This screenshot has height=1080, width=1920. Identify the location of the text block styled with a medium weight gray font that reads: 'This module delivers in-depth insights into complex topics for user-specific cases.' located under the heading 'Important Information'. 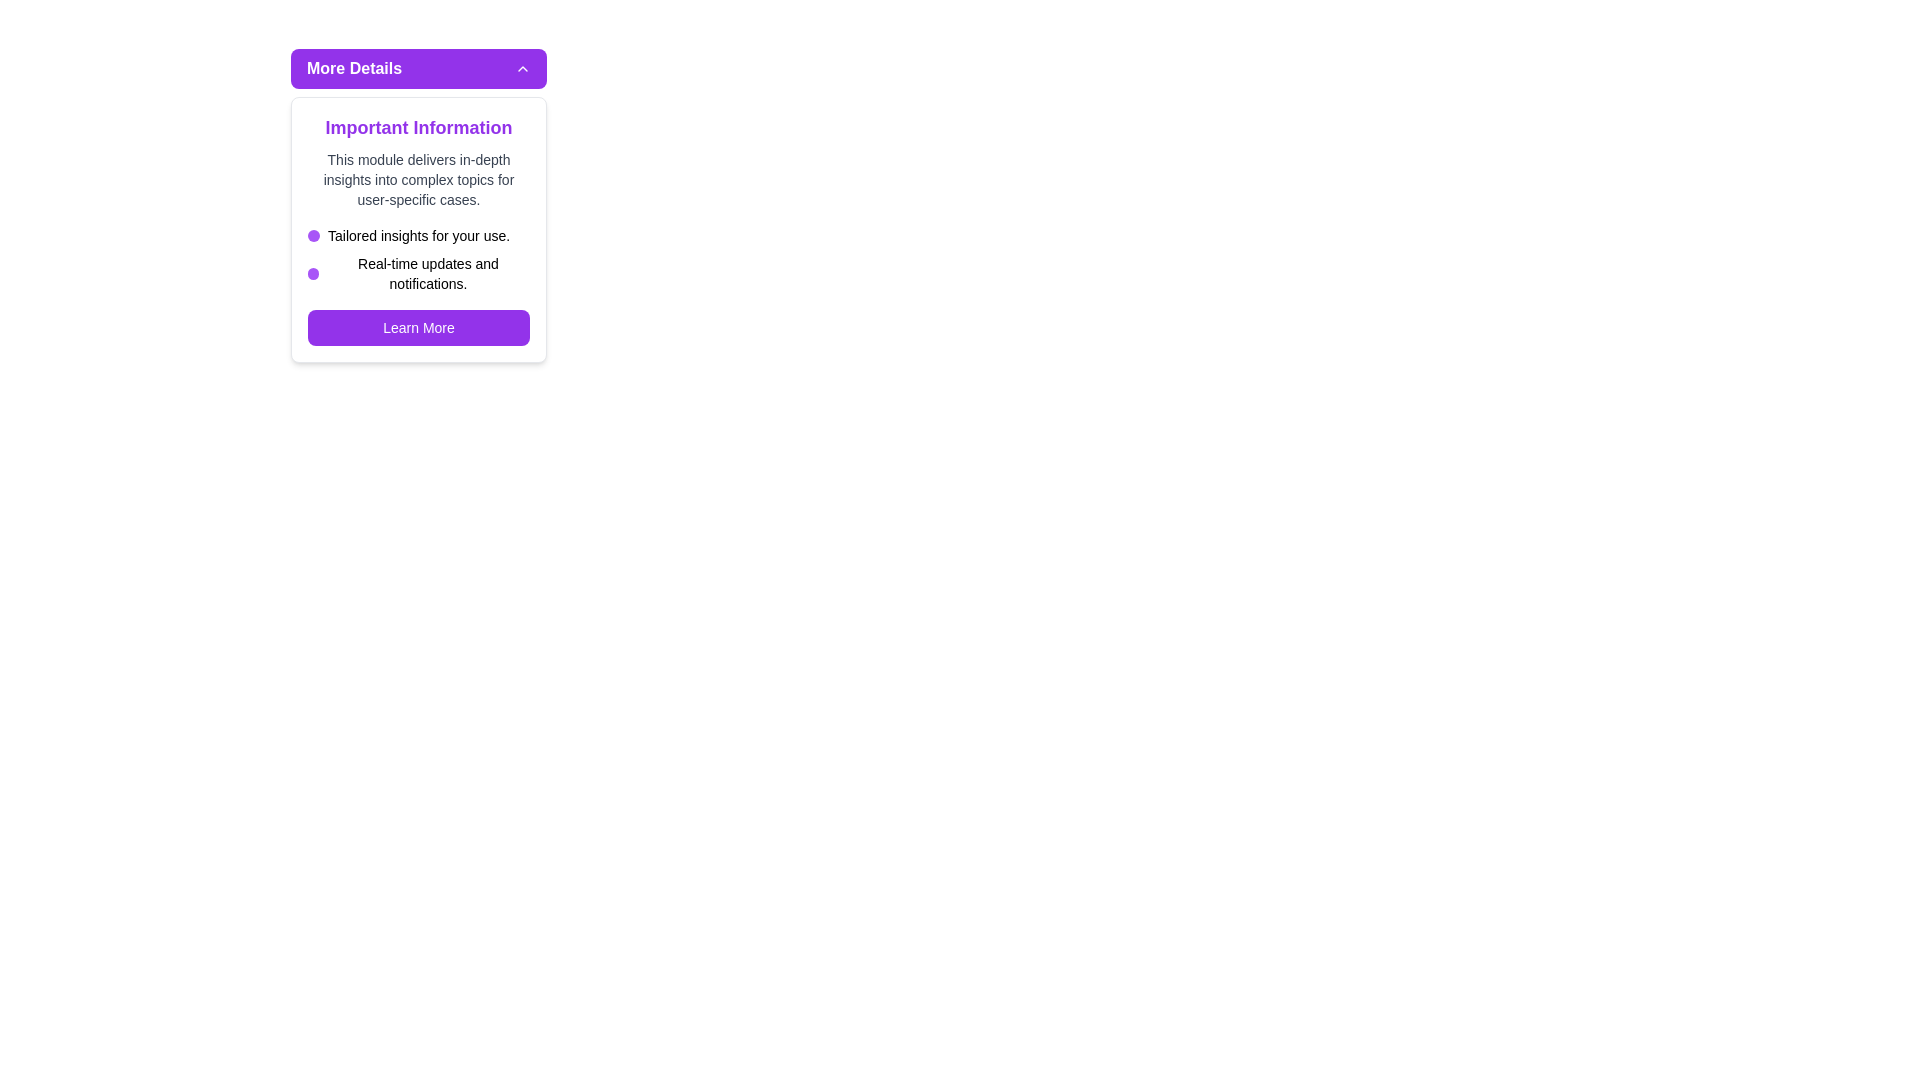
(417, 180).